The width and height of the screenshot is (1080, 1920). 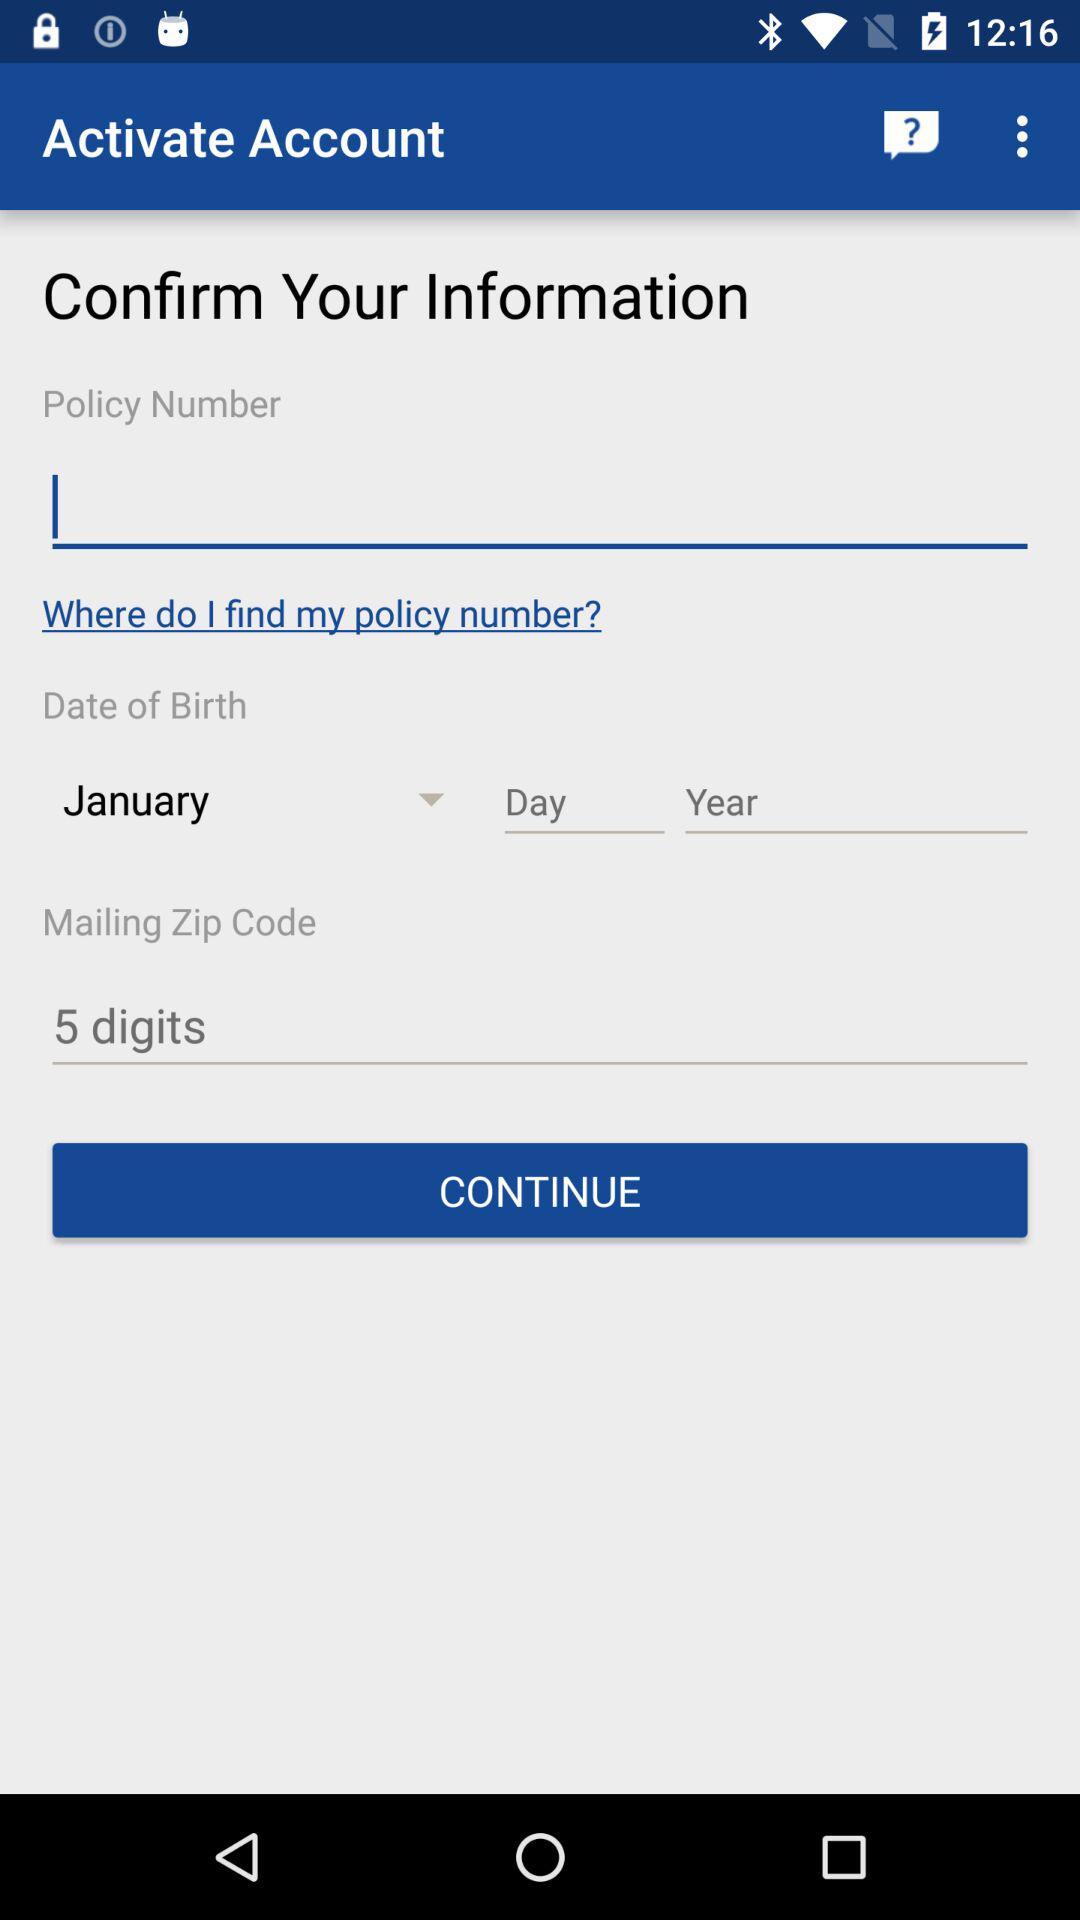 What do you see at coordinates (540, 1026) in the screenshot?
I see `the item above the continue` at bounding box center [540, 1026].